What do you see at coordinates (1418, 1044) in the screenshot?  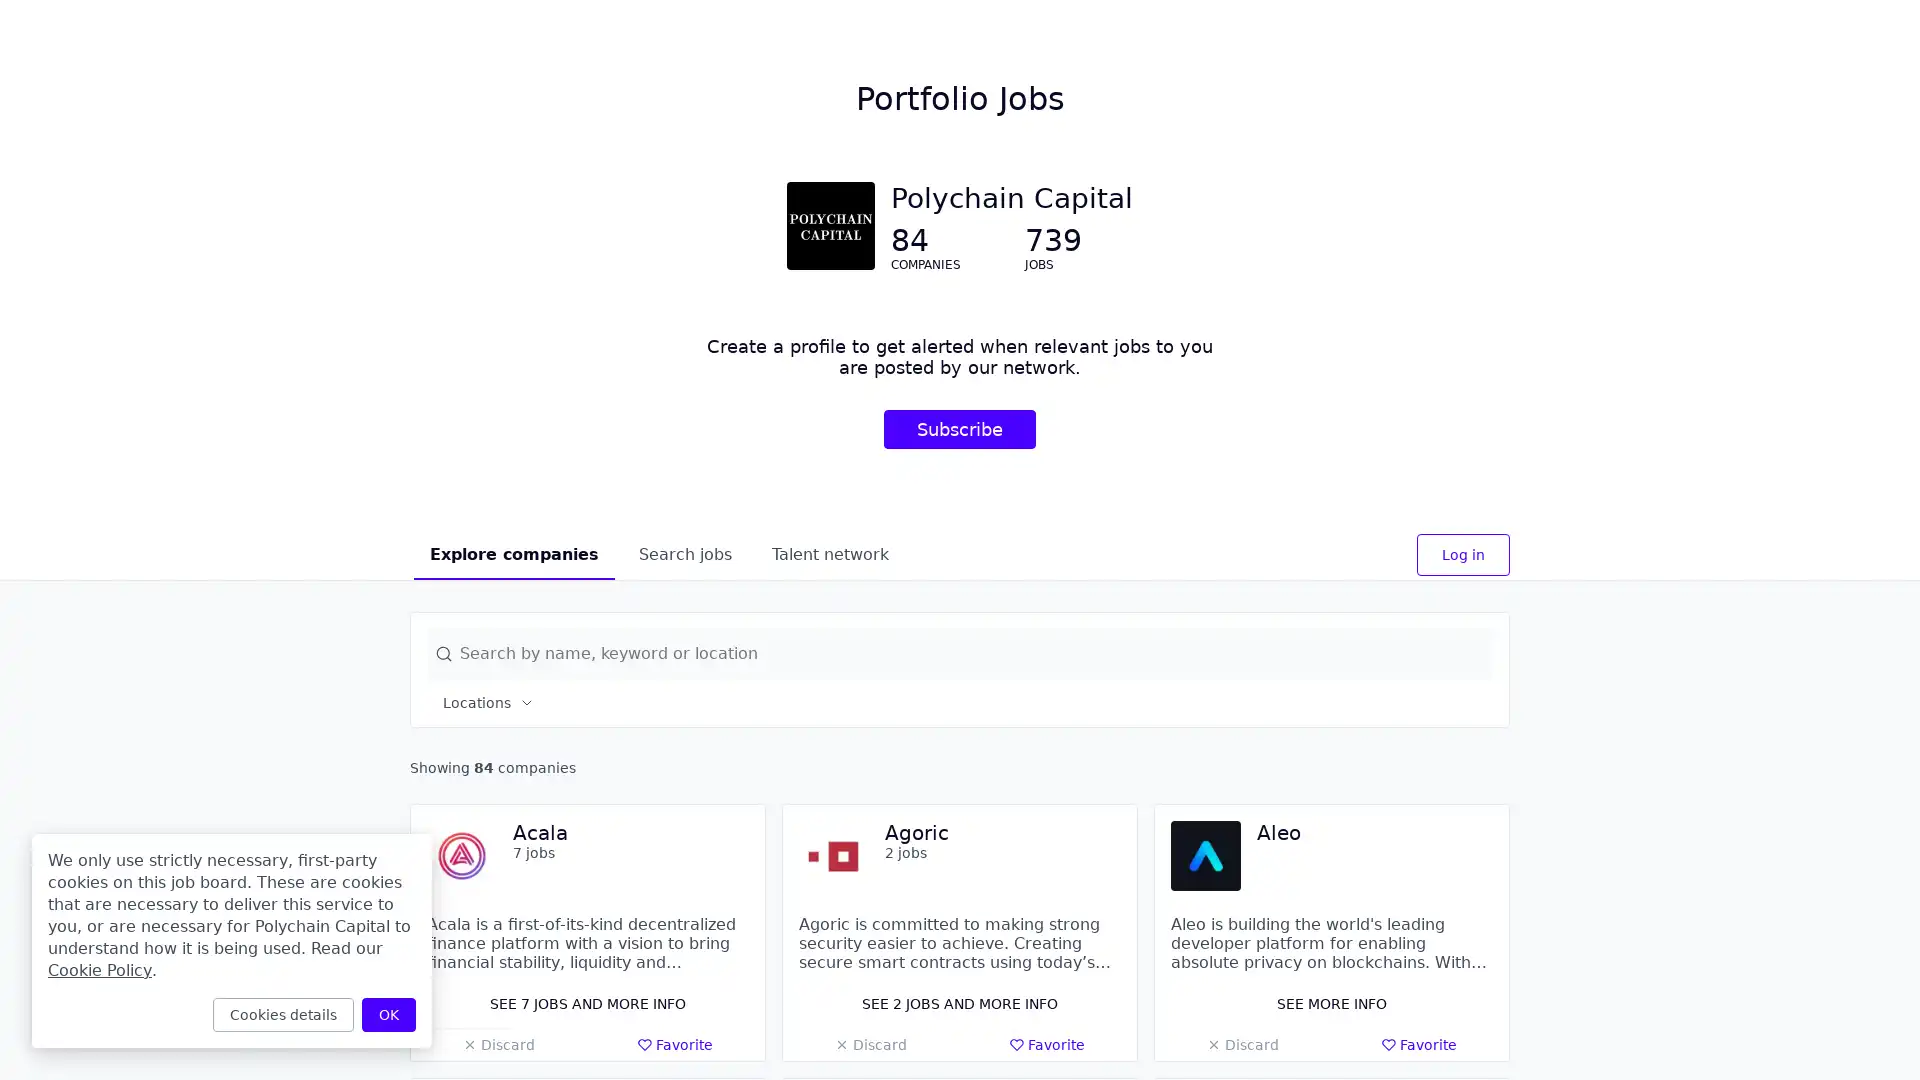 I see `Favorite` at bounding box center [1418, 1044].